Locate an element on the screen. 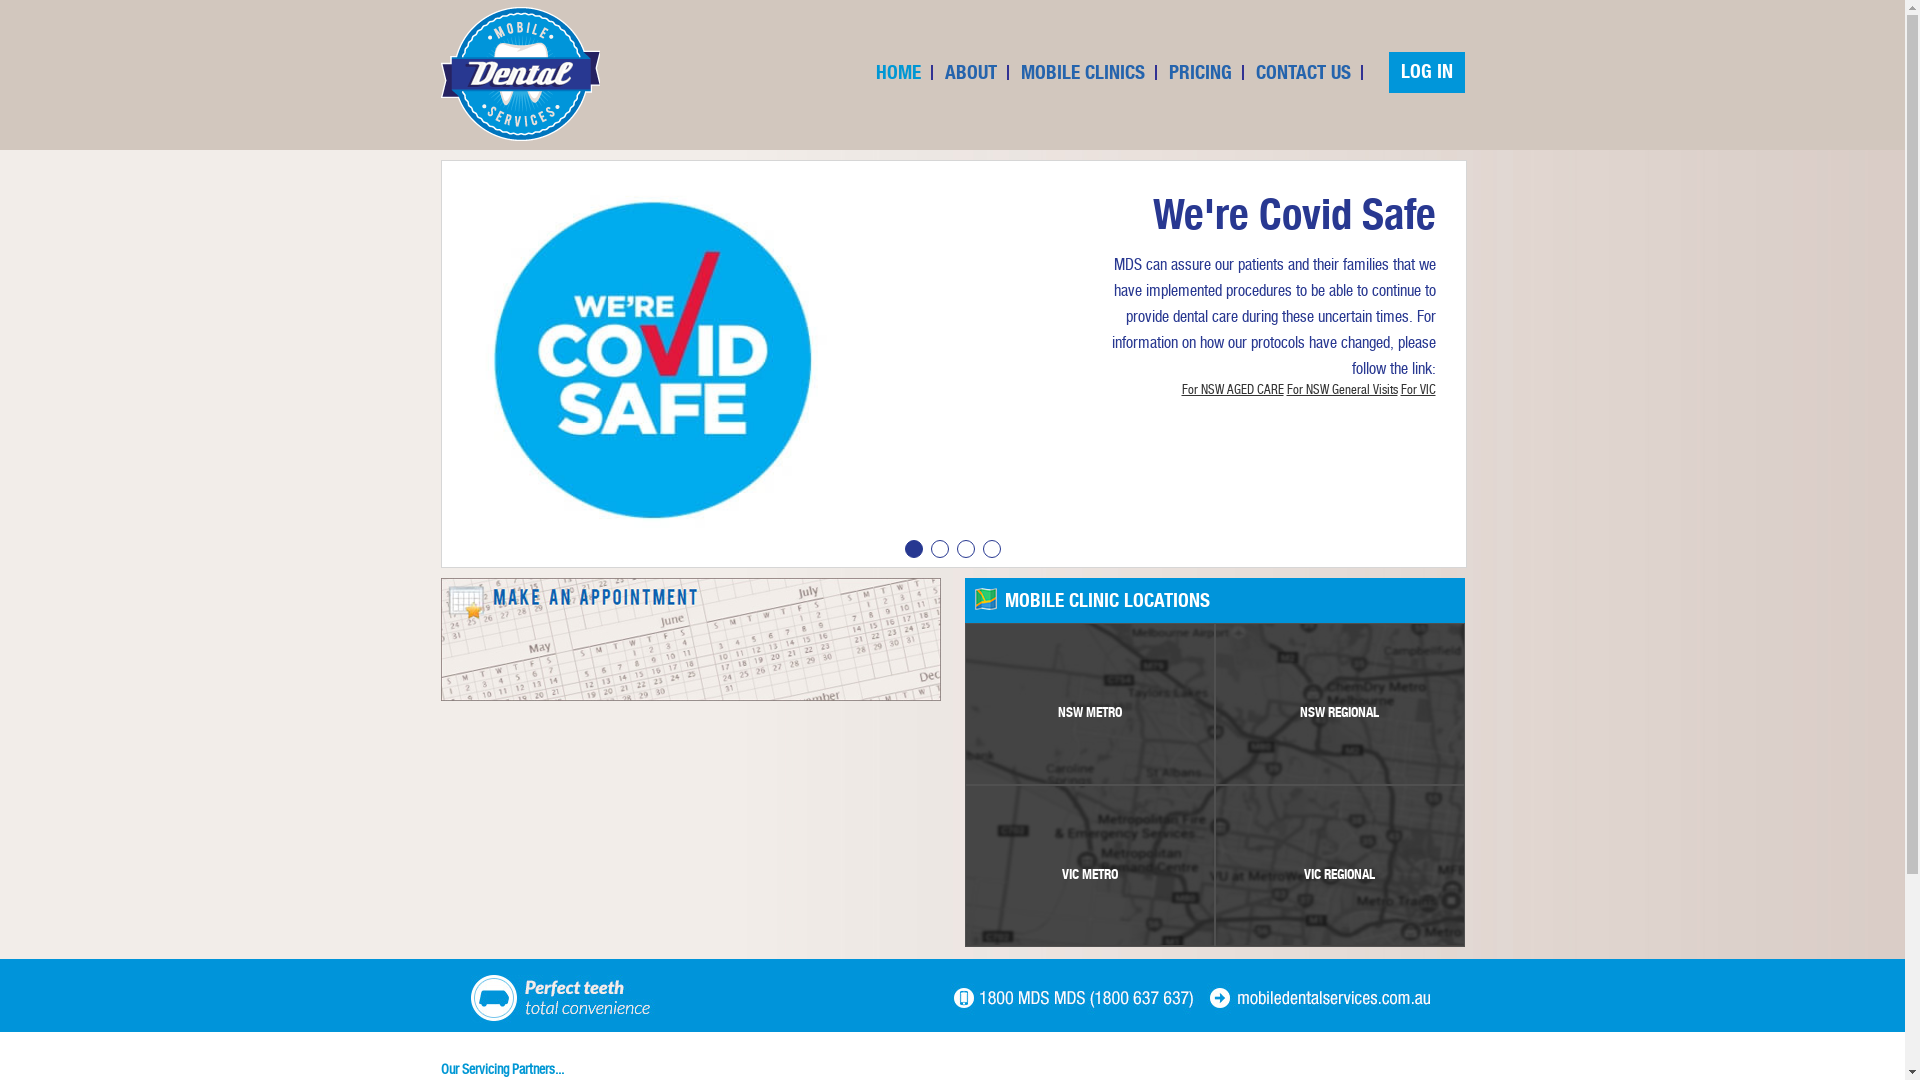  'VIC REGIONAL' is located at coordinates (1339, 865).